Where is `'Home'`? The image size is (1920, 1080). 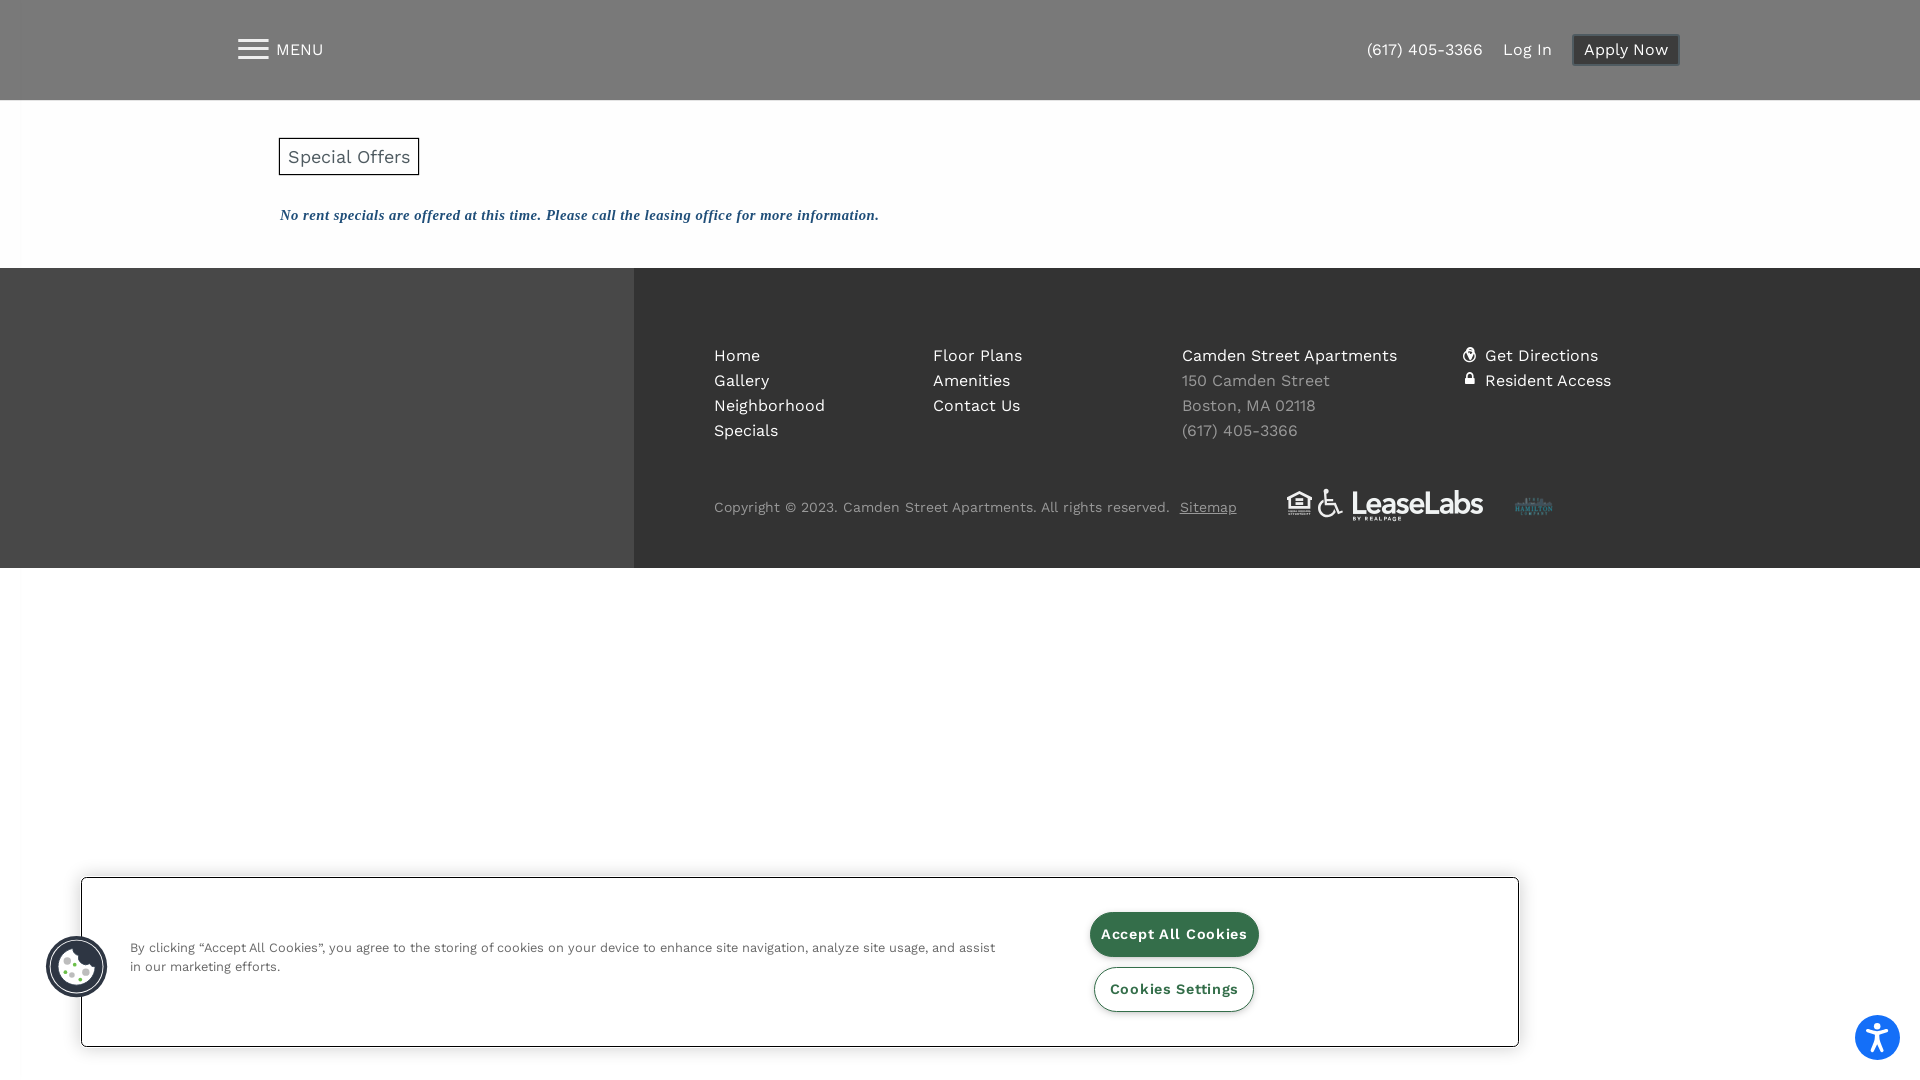 'Home' is located at coordinates (714, 354).